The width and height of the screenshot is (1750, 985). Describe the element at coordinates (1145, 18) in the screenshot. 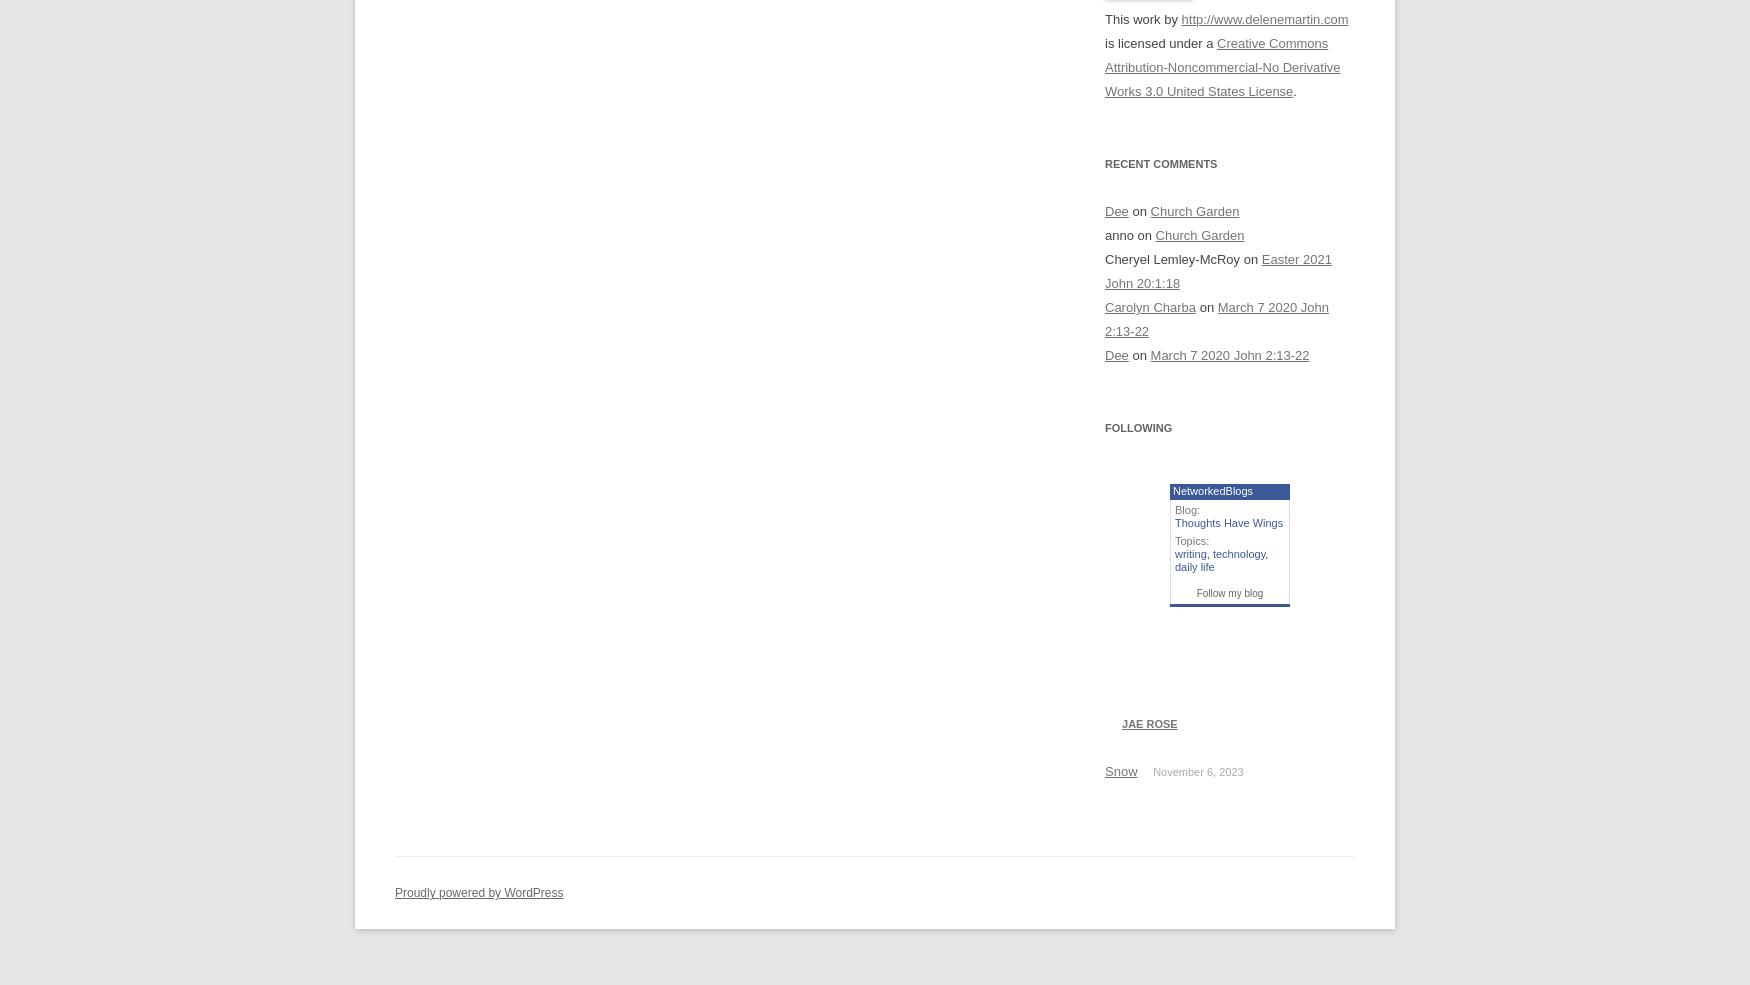

I see `'work'` at that location.